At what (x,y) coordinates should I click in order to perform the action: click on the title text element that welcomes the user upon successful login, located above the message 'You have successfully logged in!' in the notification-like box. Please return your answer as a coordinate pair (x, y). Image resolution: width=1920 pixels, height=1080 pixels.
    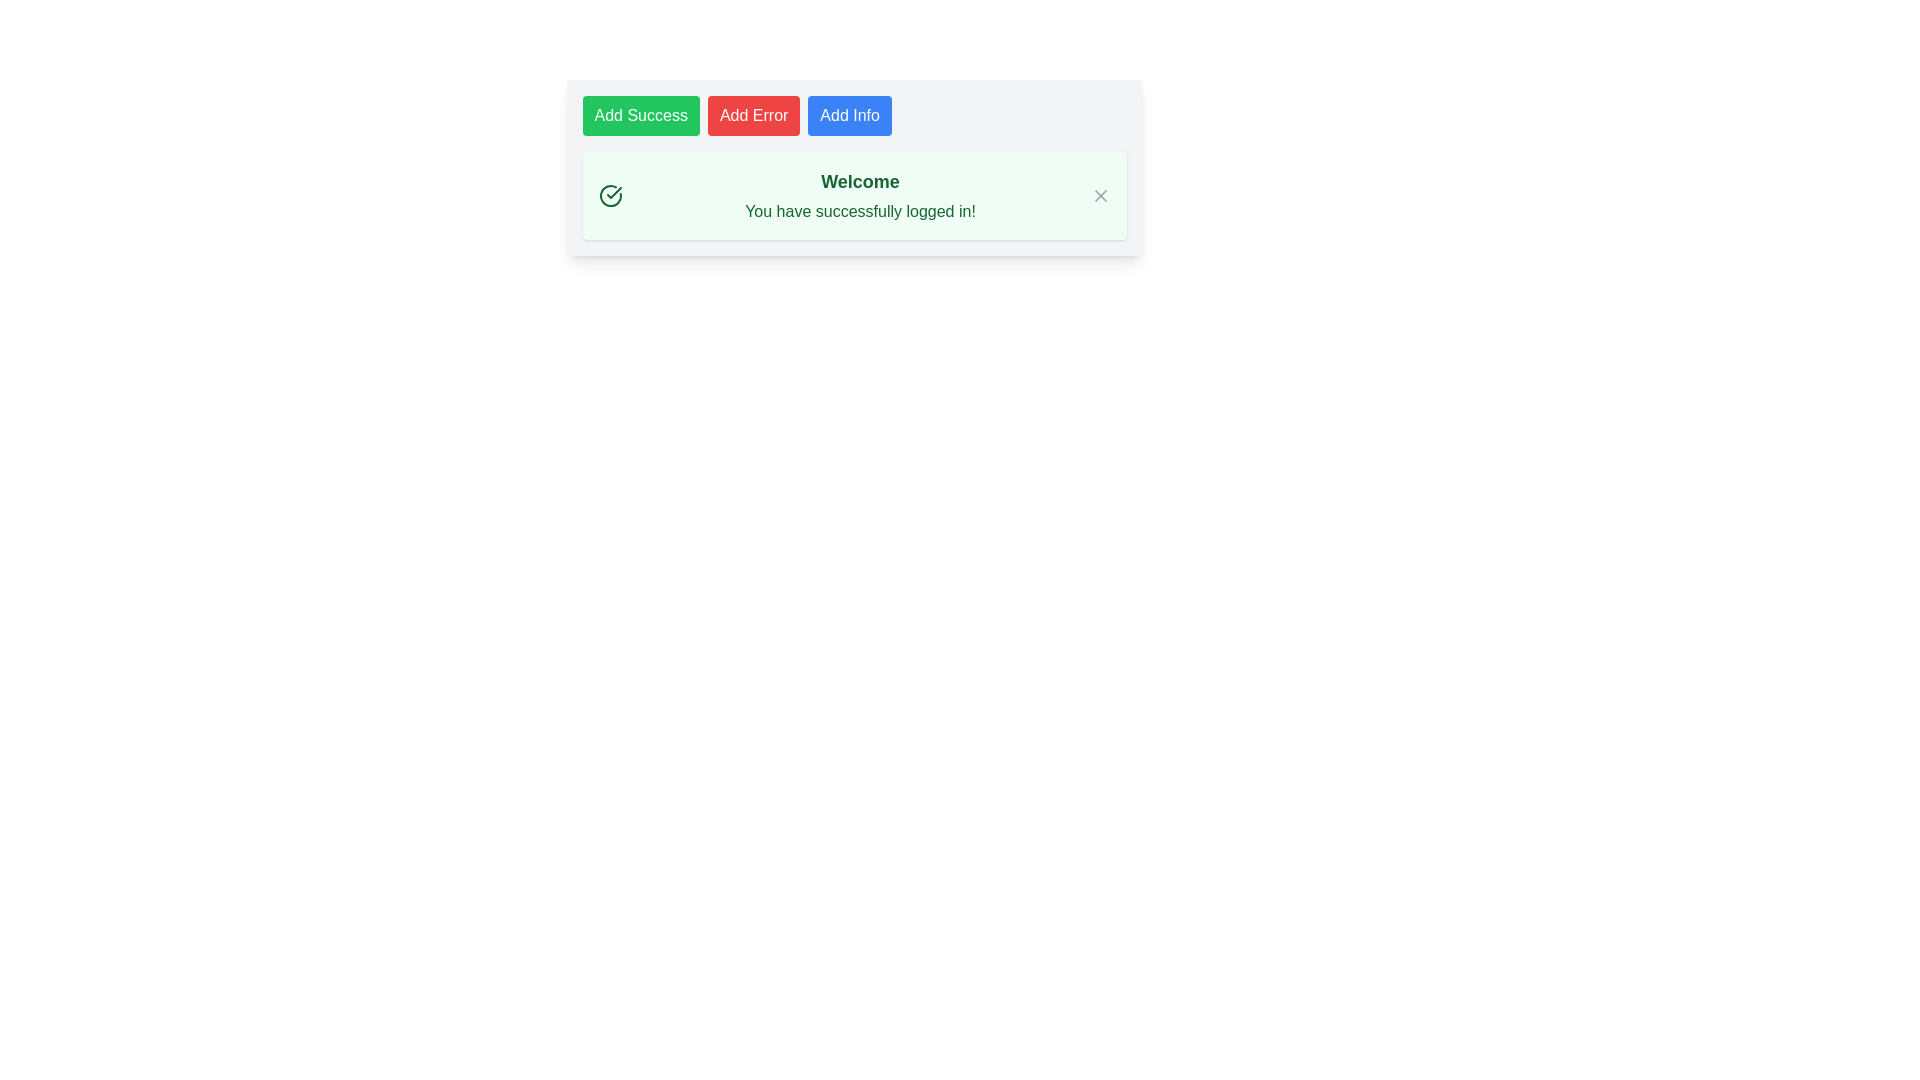
    Looking at the image, I should click on (860, 181).